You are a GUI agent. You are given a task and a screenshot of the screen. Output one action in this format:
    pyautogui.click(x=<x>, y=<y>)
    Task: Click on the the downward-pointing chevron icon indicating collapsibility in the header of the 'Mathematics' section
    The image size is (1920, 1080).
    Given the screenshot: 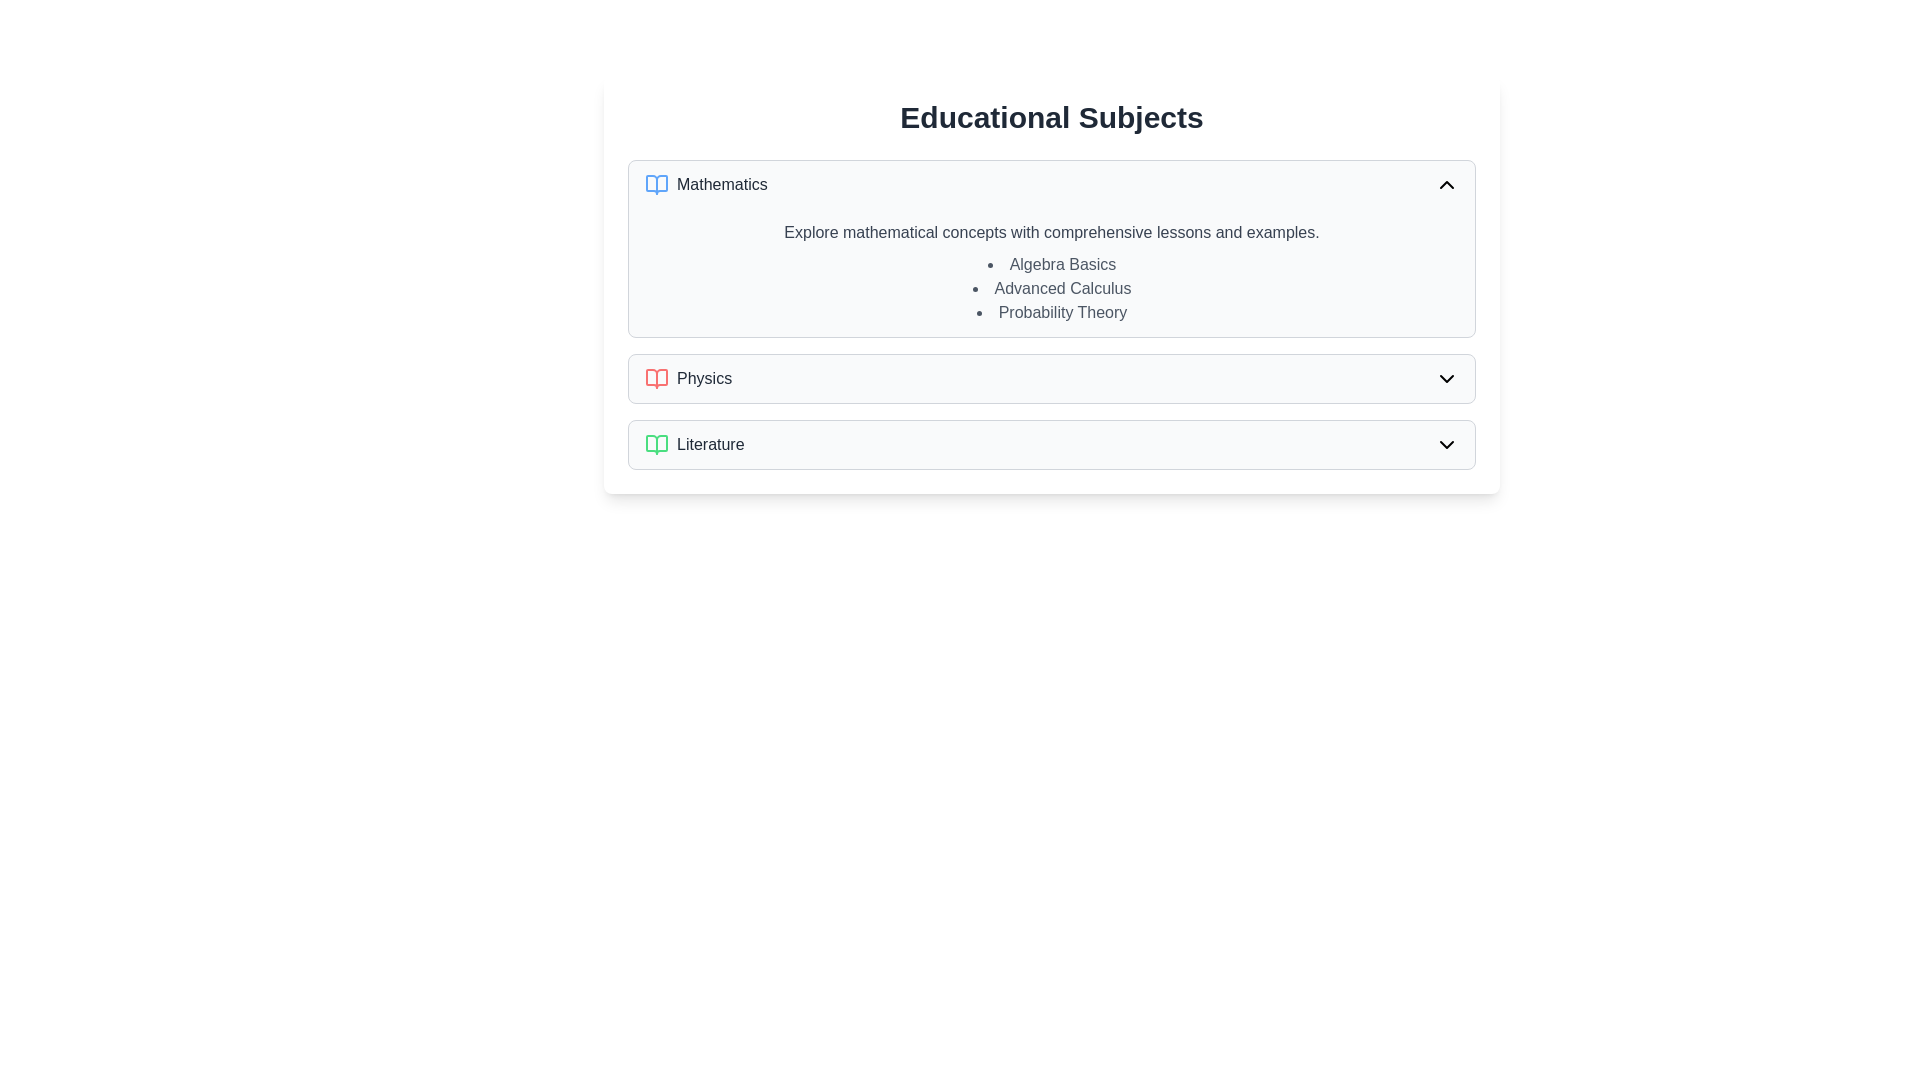 What is the action you would take?
    pyautogui.click(x=1446, y=185)
    